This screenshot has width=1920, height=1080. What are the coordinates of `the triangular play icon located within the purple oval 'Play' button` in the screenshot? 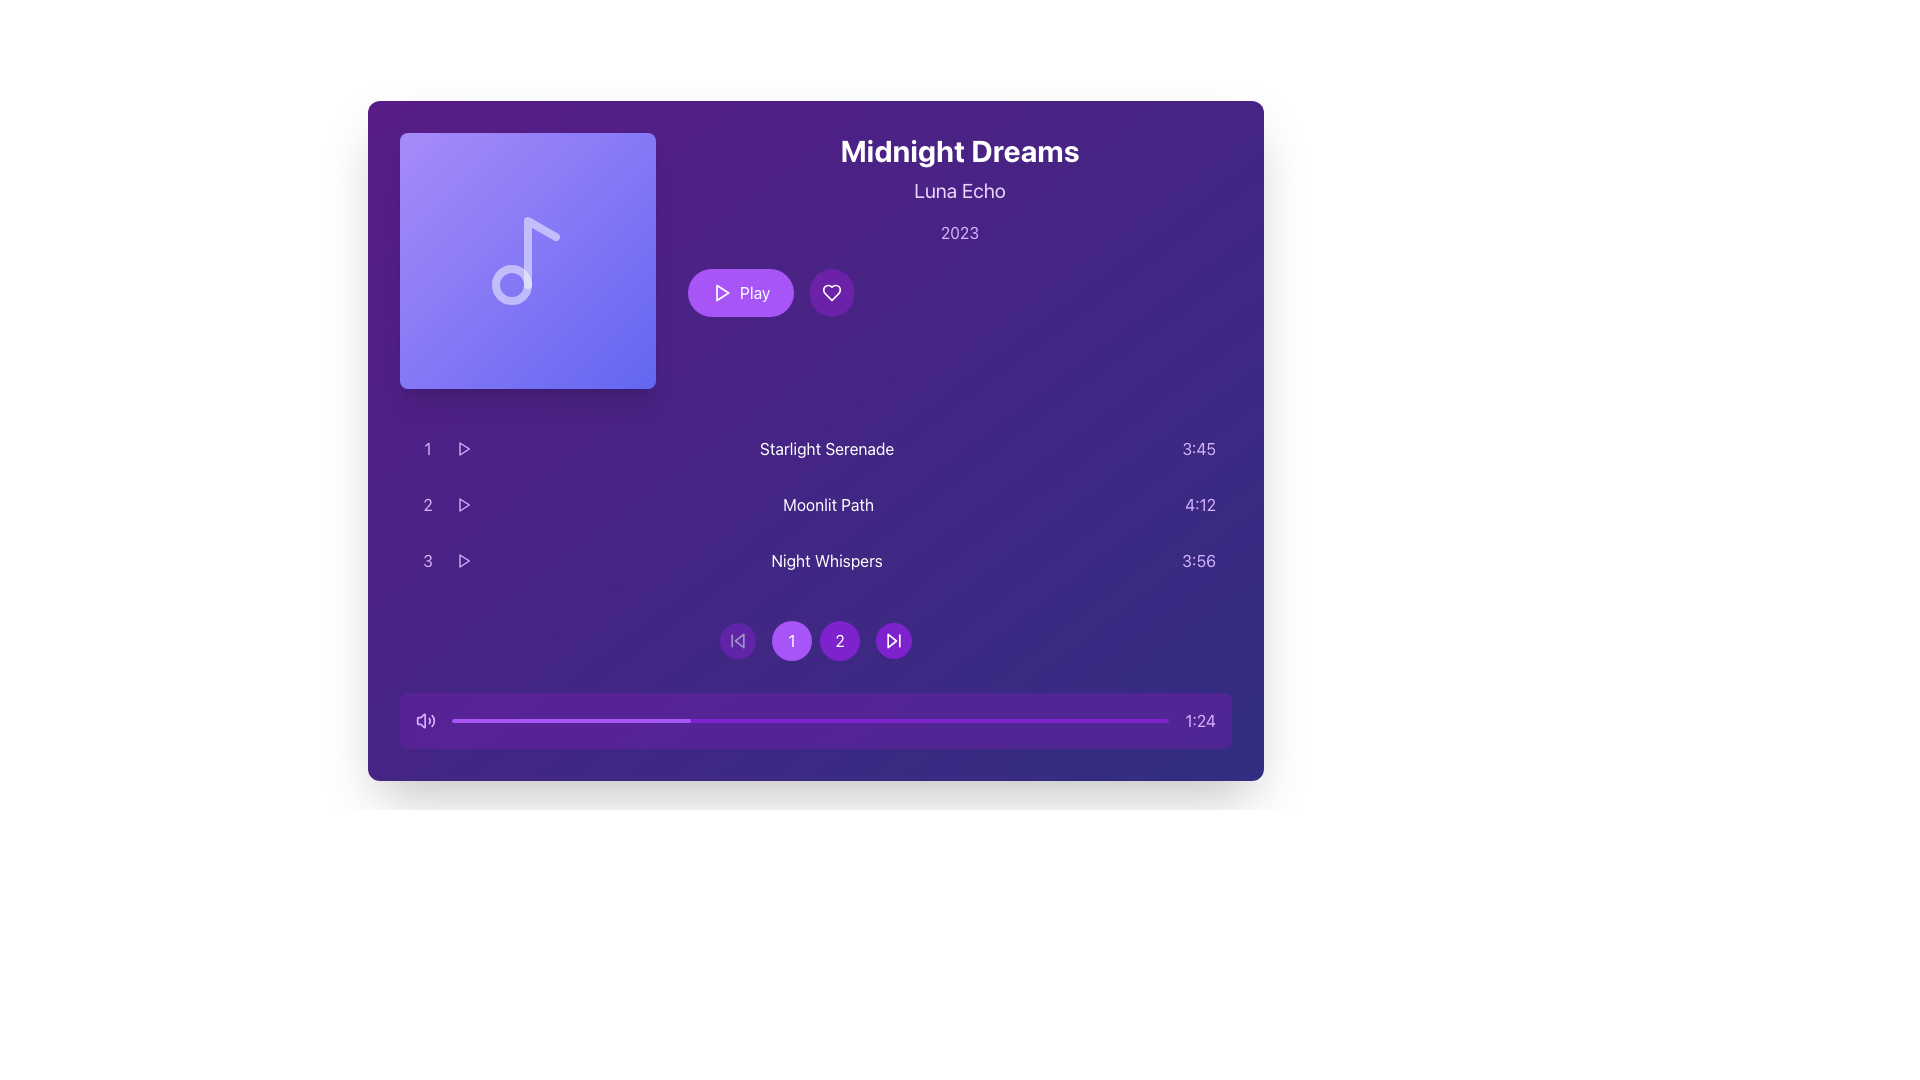 It's located at (721, 293).